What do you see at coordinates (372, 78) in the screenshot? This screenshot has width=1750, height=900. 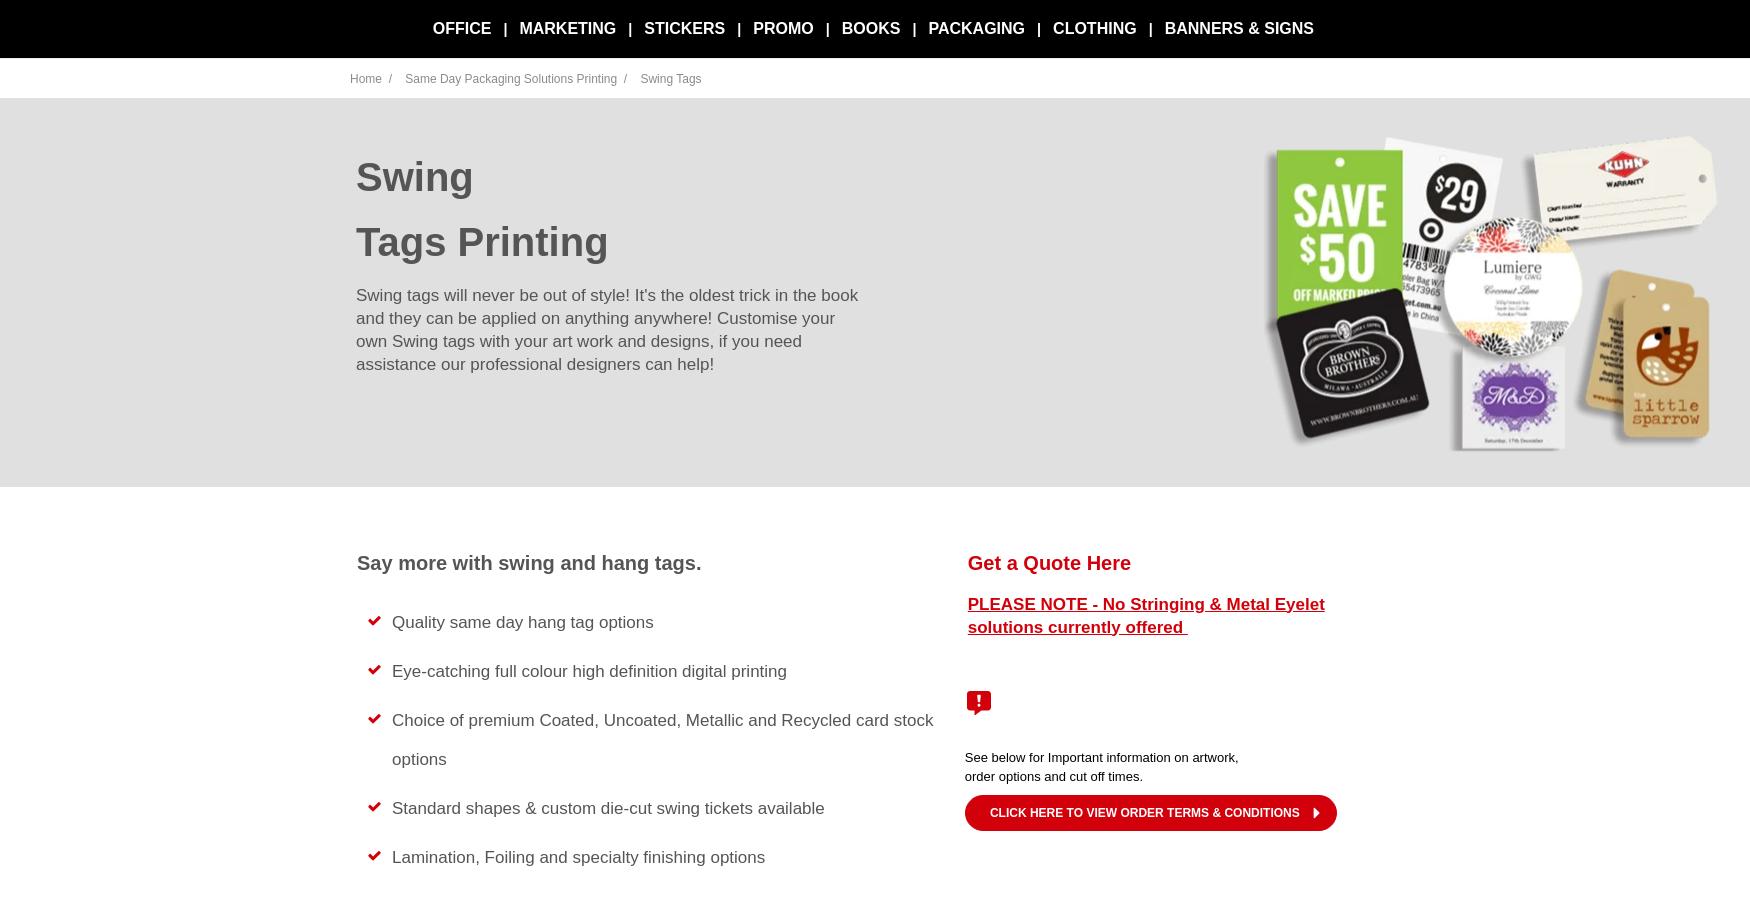 I see `'Home  /'` at bounding box center [372, 78].